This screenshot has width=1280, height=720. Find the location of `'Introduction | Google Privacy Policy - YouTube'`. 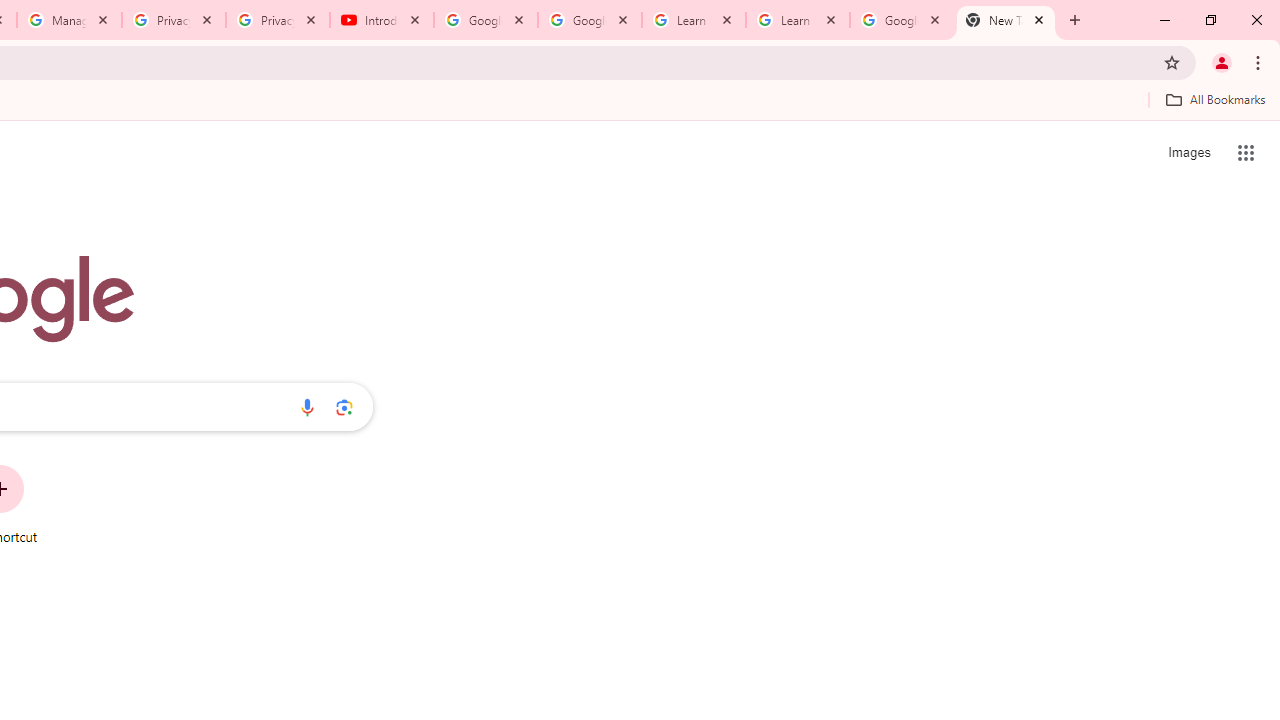

'Introduction | Google Privacy Policy - YouTube' is located at coordinates (382, 20).